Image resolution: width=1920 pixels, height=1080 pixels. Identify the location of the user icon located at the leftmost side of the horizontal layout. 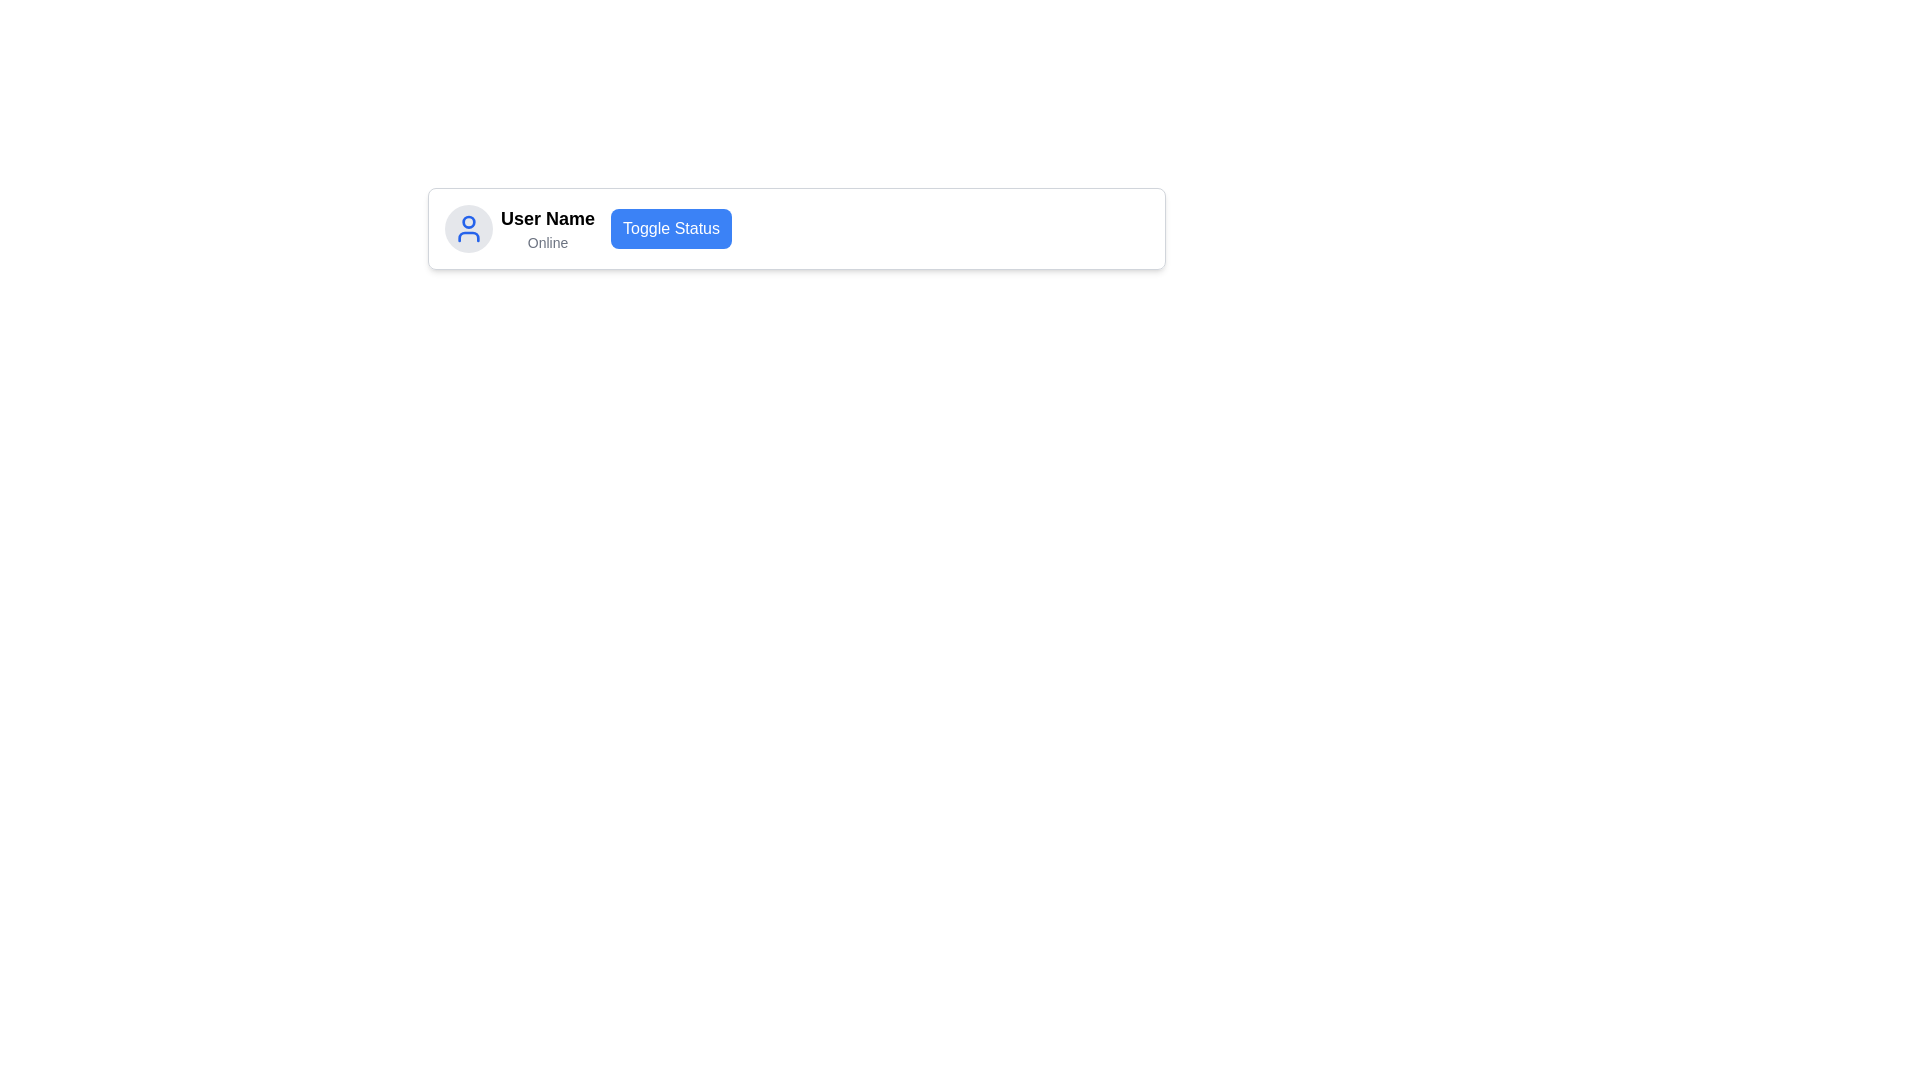
(468, 227).